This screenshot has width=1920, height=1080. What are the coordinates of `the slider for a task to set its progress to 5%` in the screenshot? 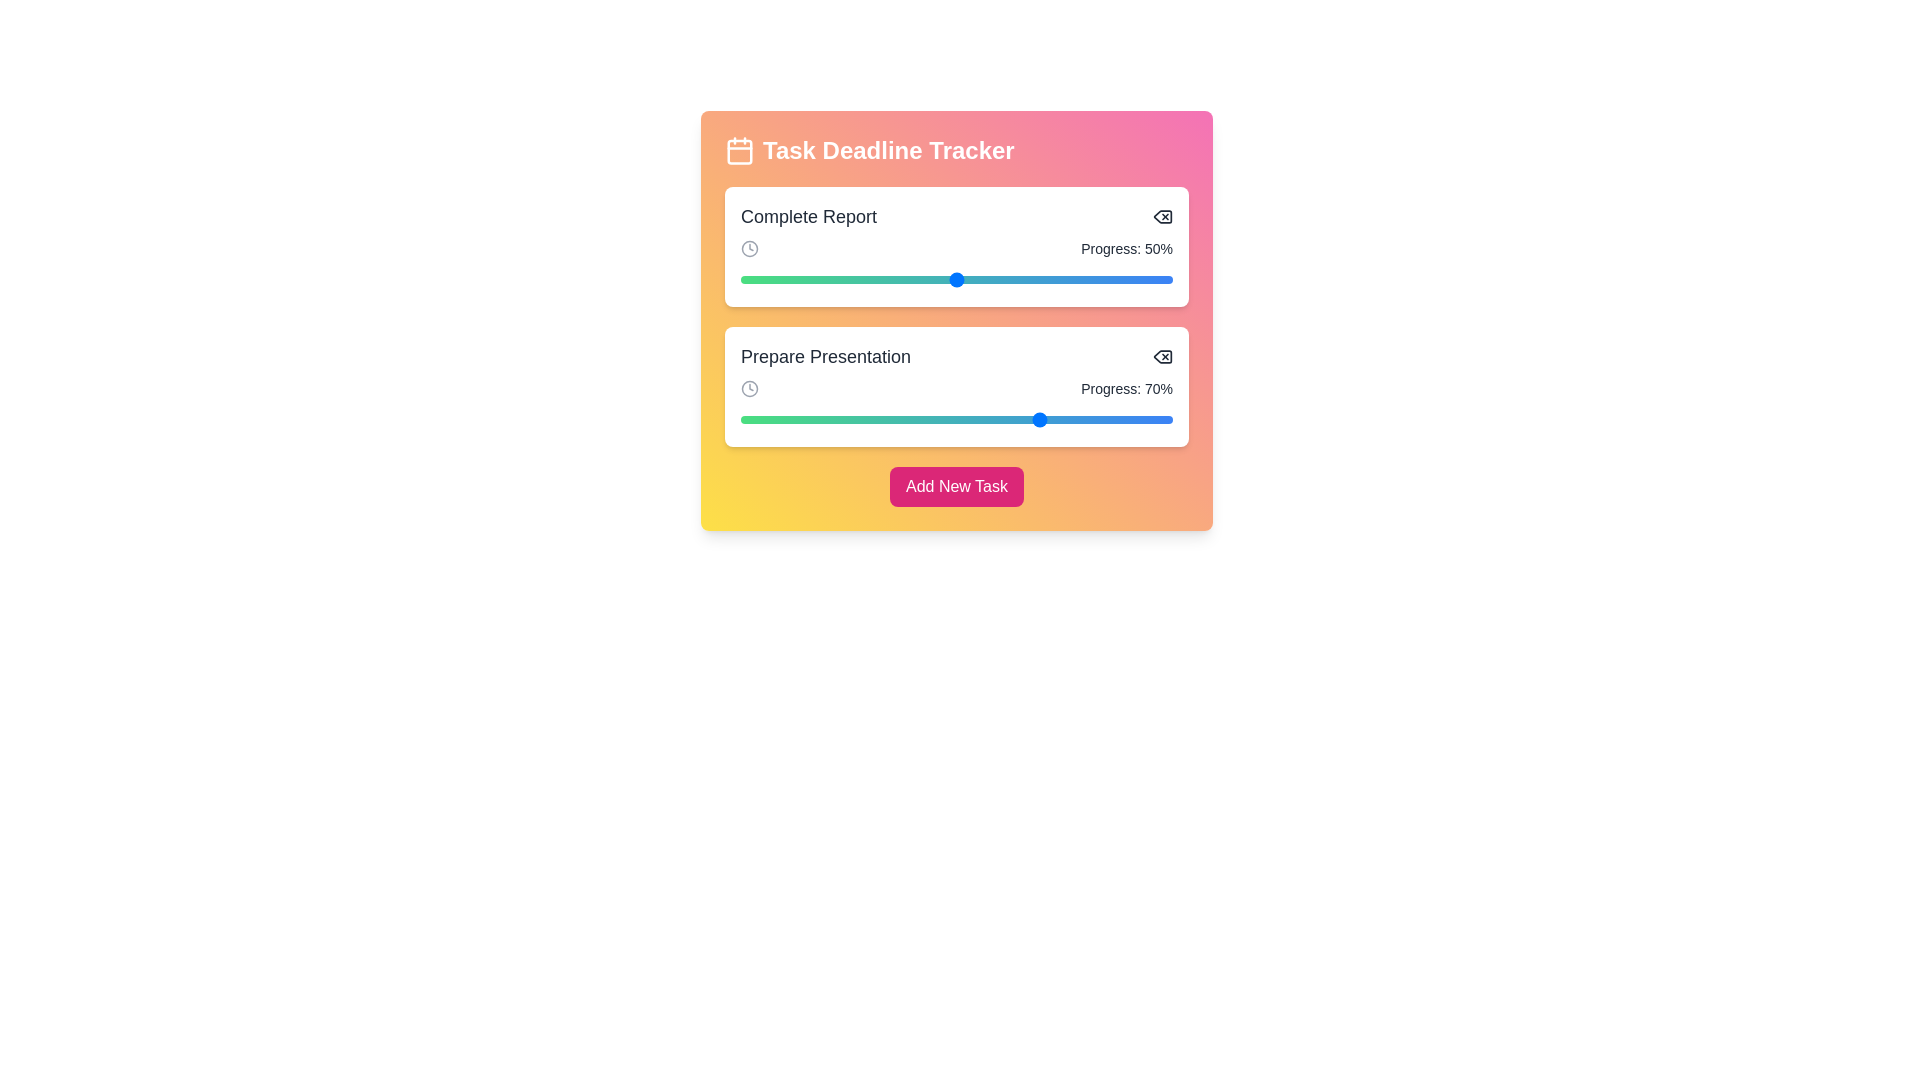 It's located at (761, 280).